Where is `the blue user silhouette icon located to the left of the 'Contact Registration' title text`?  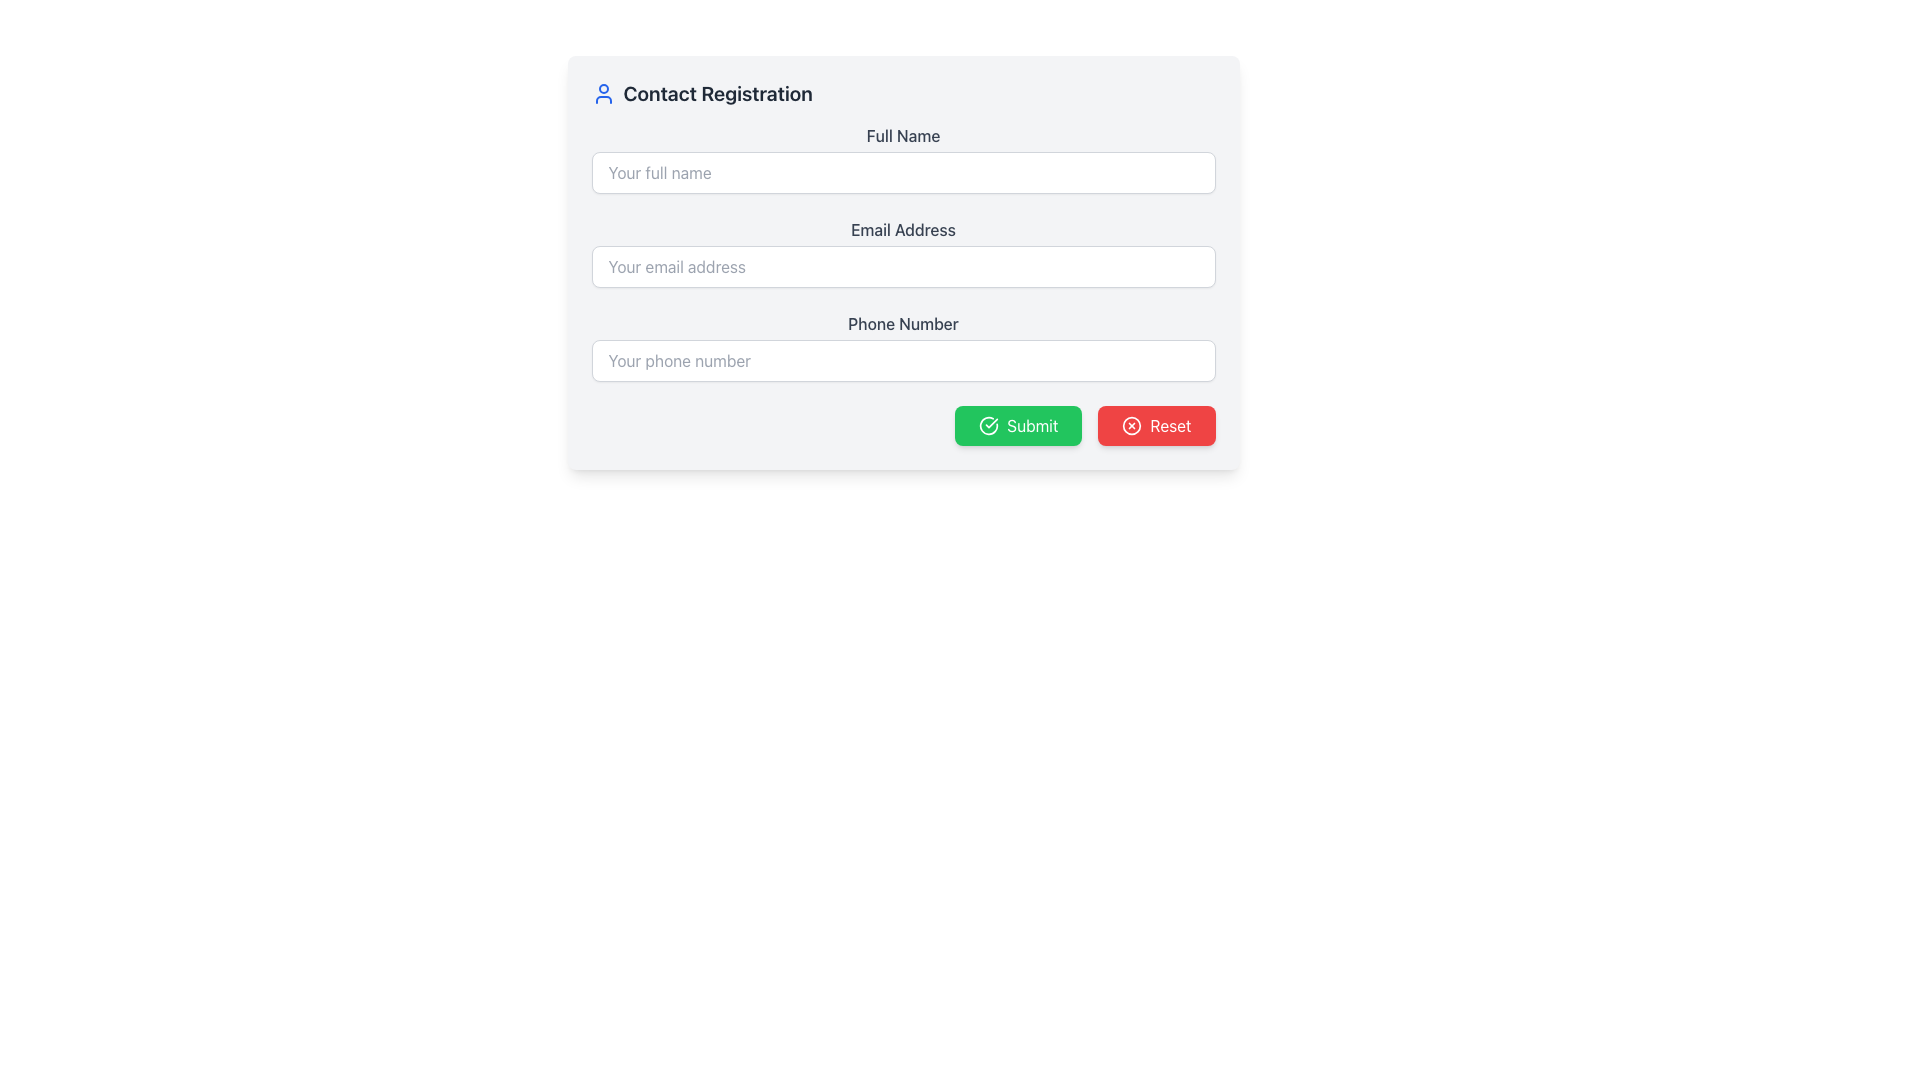 the blue user silhouette icon located to the left of the 'Contact Registration' title text is located at coordinates (602, 93).